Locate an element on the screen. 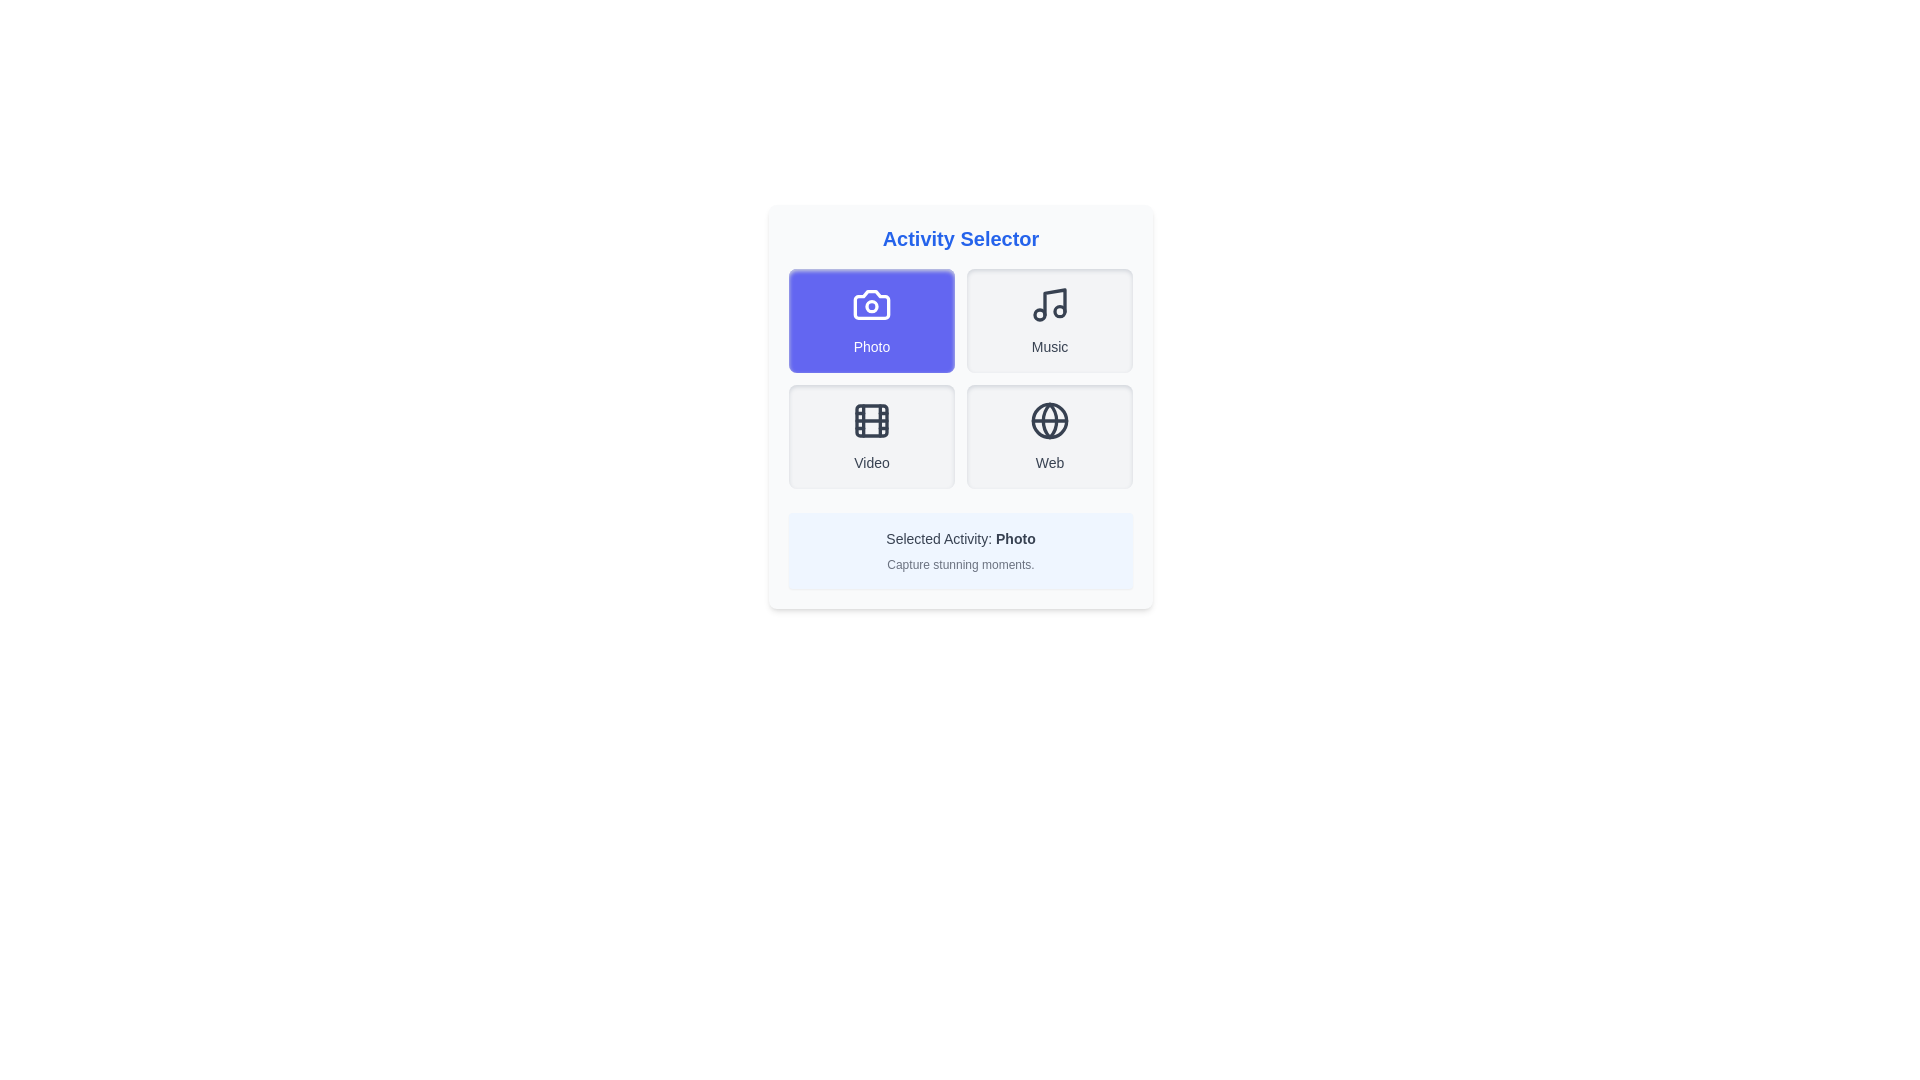 Image resolution: width=1920 pixels, height=1080 pixels. the light gray rectangular graphic icon resembling a film, located in the center of the 'Video' button in the activity selector interface is located at coordinates (872, 419).